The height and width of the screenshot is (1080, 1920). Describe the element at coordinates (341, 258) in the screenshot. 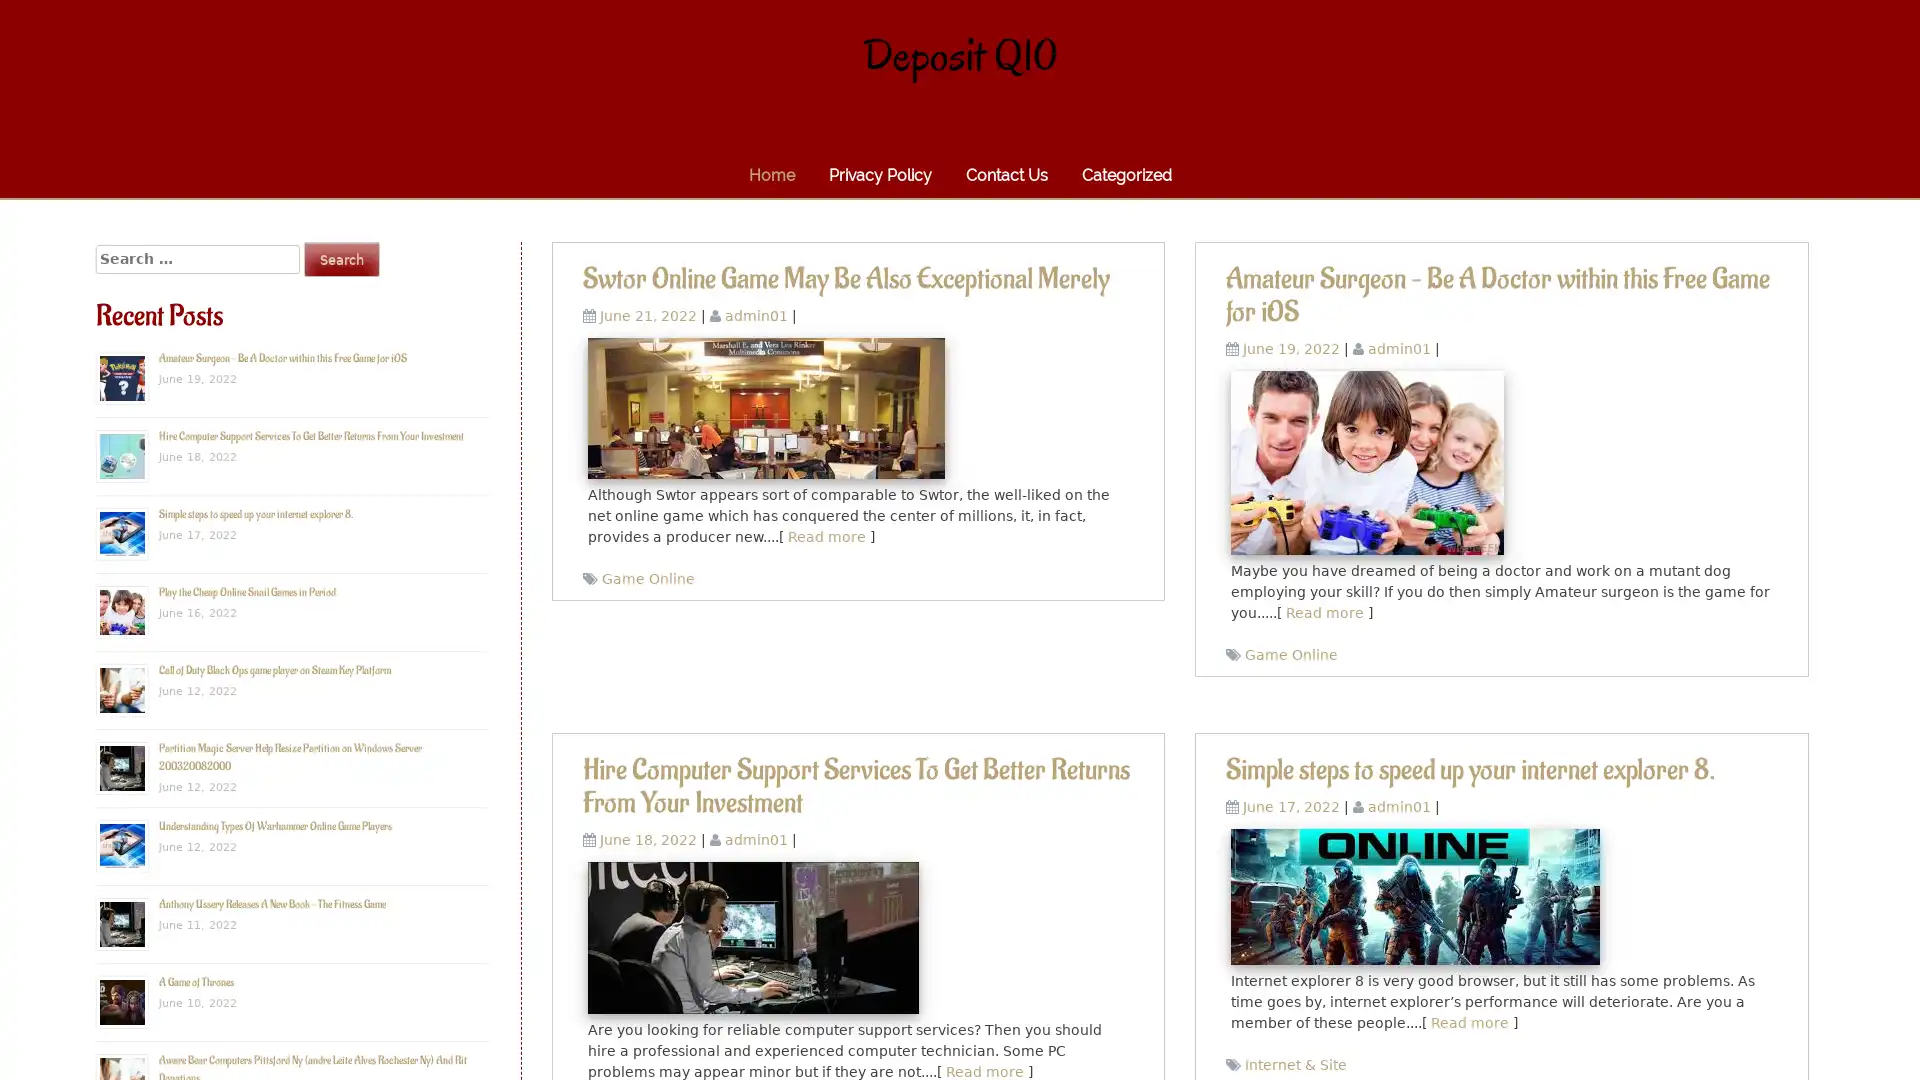

I see `Search` at that location.